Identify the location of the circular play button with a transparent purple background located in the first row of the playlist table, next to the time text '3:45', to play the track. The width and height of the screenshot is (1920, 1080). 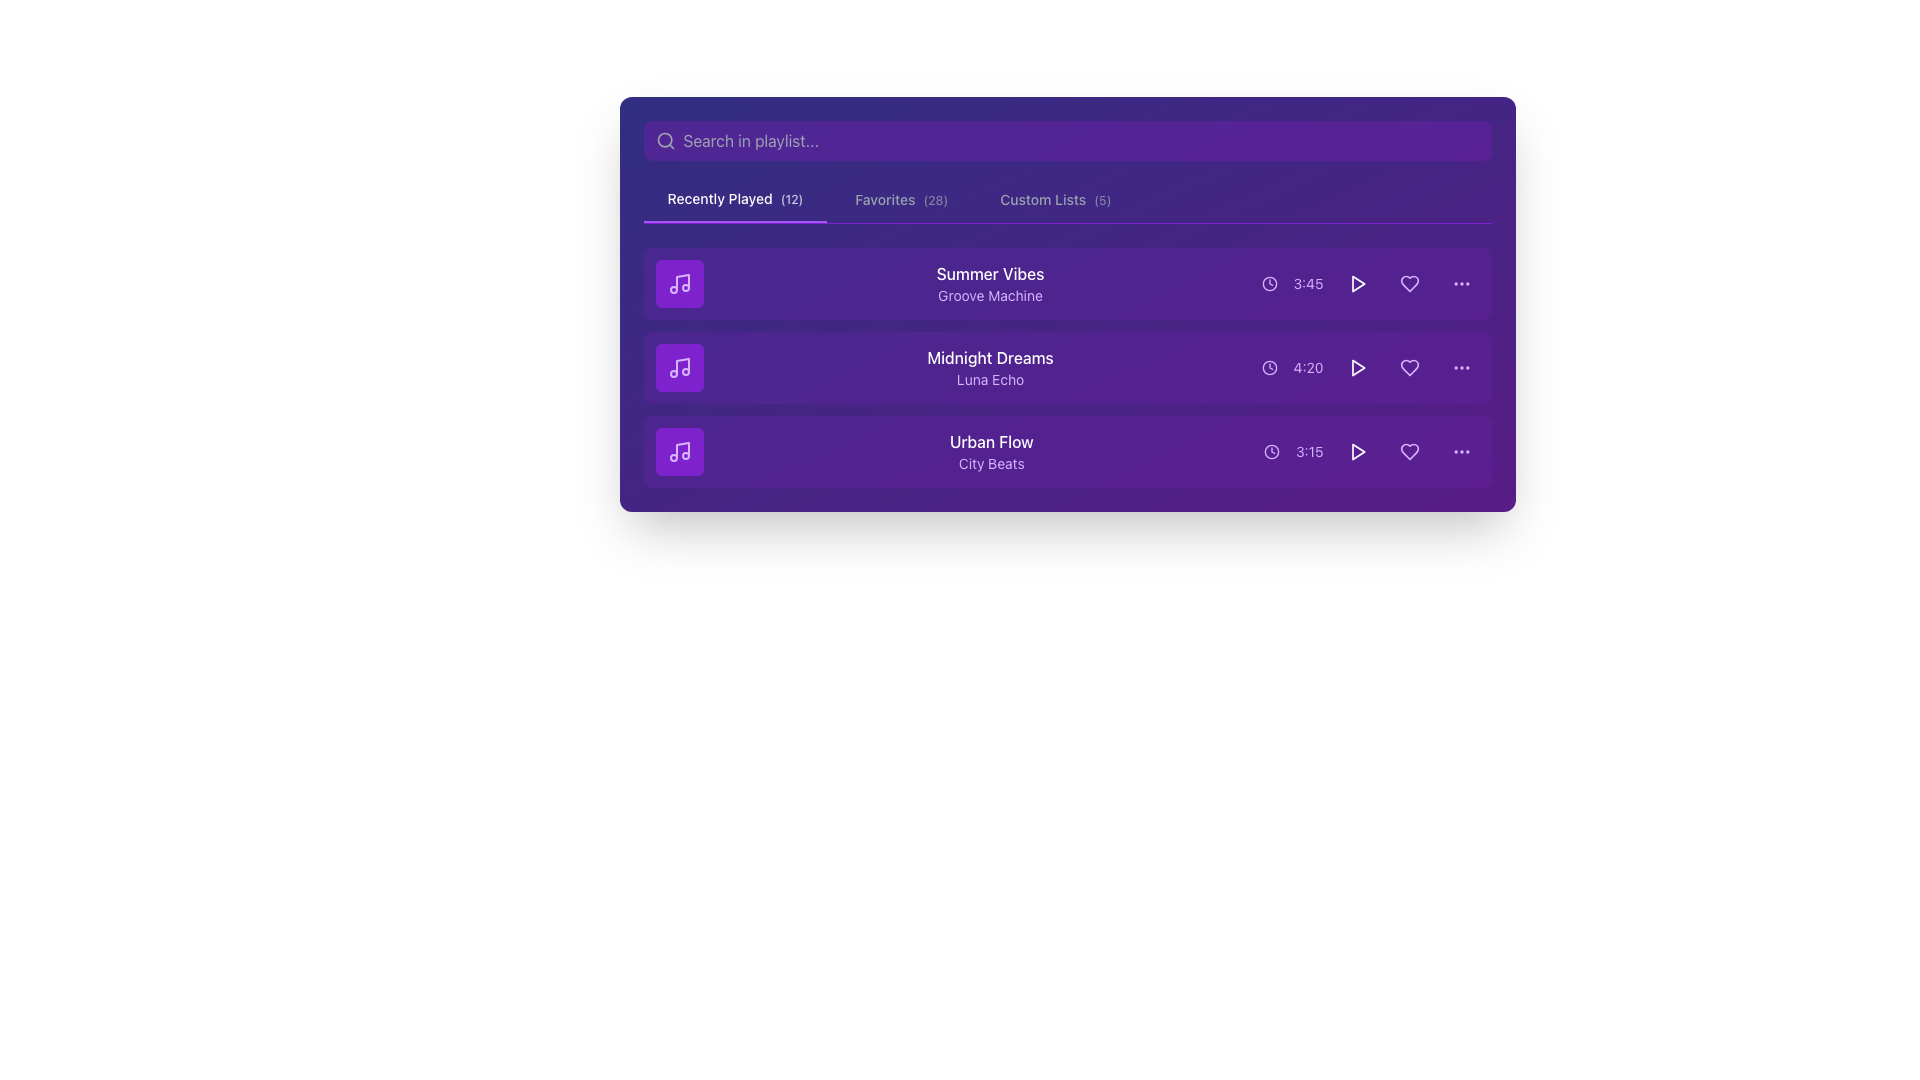
(1357, 284).